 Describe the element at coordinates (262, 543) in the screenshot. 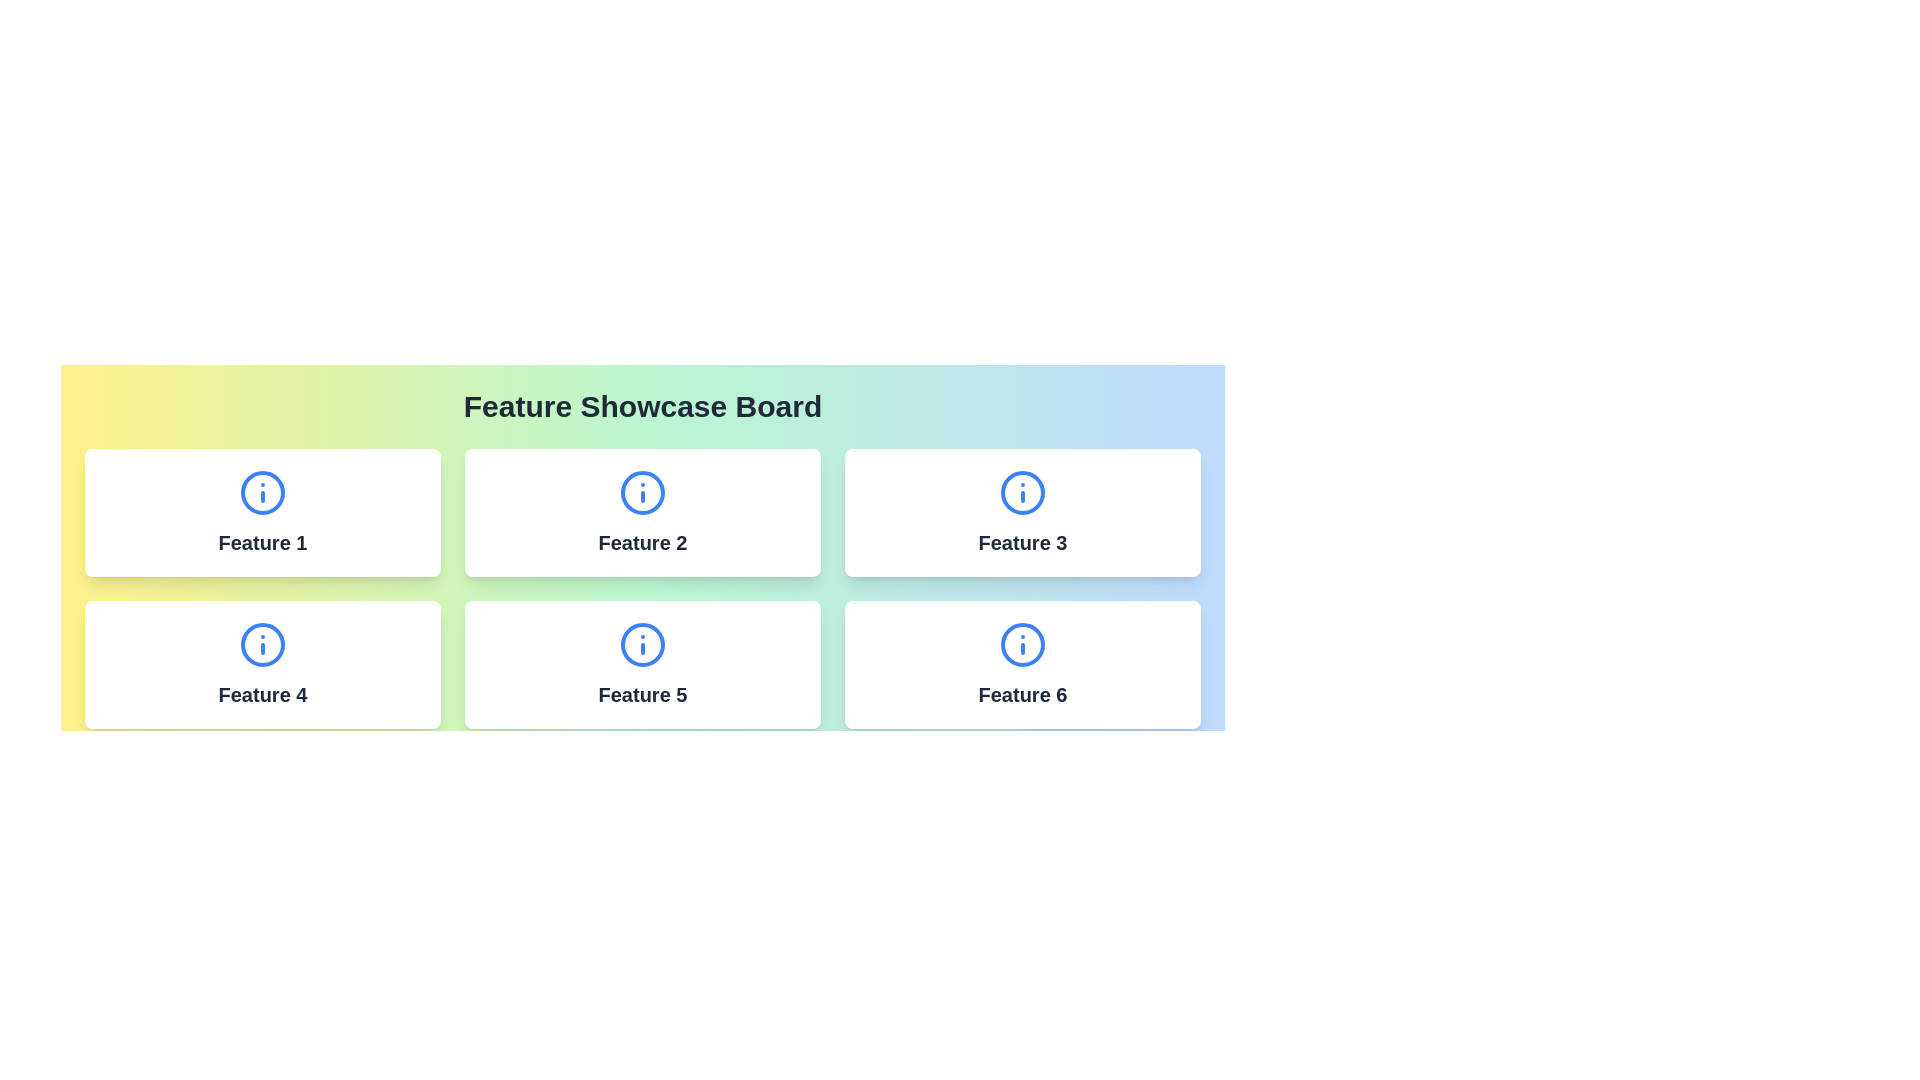

I see `the 'Feature 1' text label, which is displayed in a large, bold font in dark gray color, located in the top-left card of the 'Feature Showcase Board' interface` at that location.